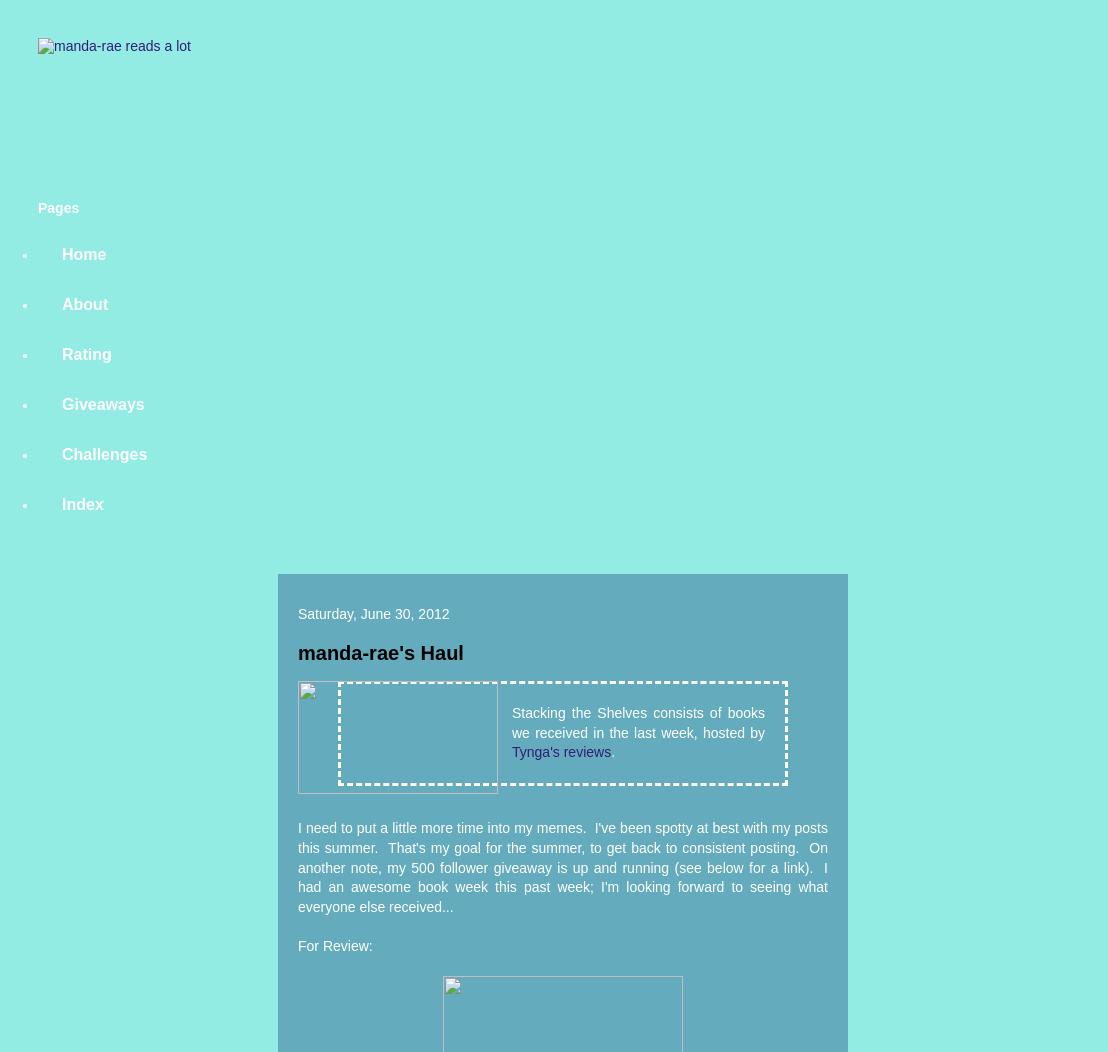 This screenshot has height=1052, width=1108. What do you see at coordinates (562, 865) in the screenshot?
I see `'I need to put a little more time into my memes.  I've been spotty at best with my posts this summer.  That's my goal for the summer, to get back to consistent posting.  On another note, my 500 follower giveaway is up and running (see below for a link).  I had an awesome book week this past week; I'm looking forward to seeing what everyone else received...'` at bounding box center [562, 865].